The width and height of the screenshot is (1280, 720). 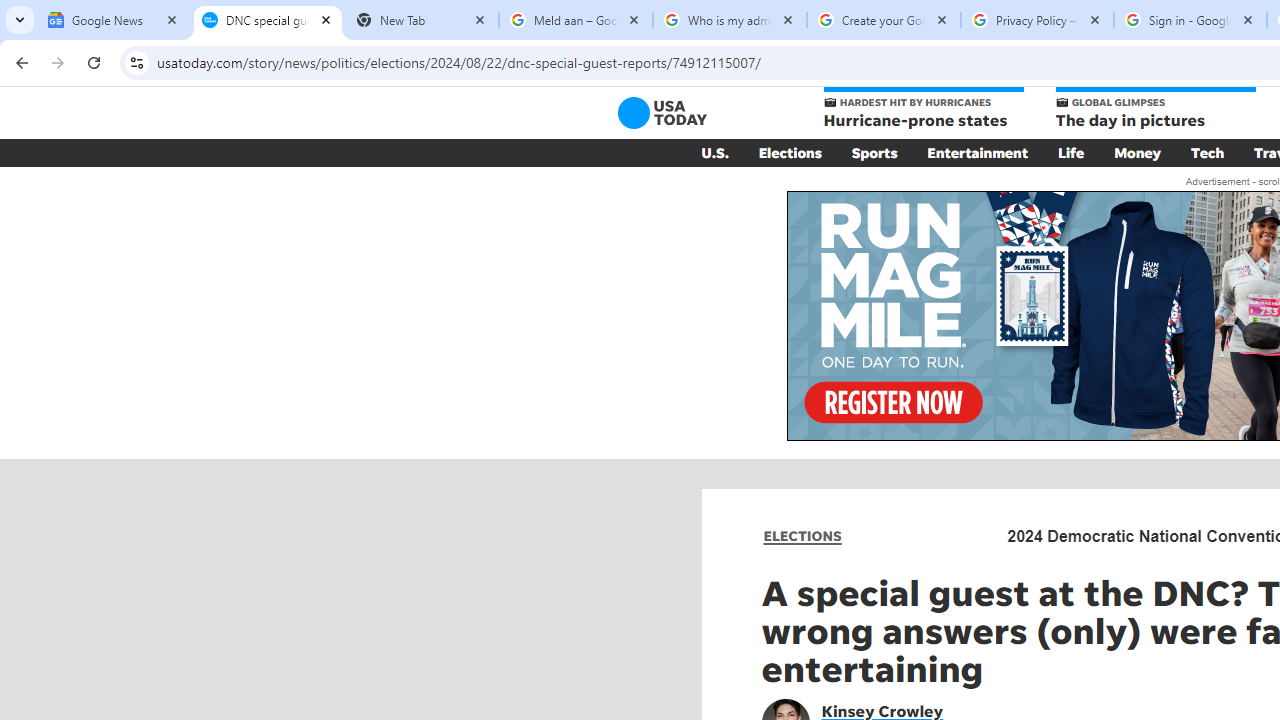 What do you see at coordinates (714, 152) in the screenshot?
I see `'U.S.'` at bounding box center [714, 152].